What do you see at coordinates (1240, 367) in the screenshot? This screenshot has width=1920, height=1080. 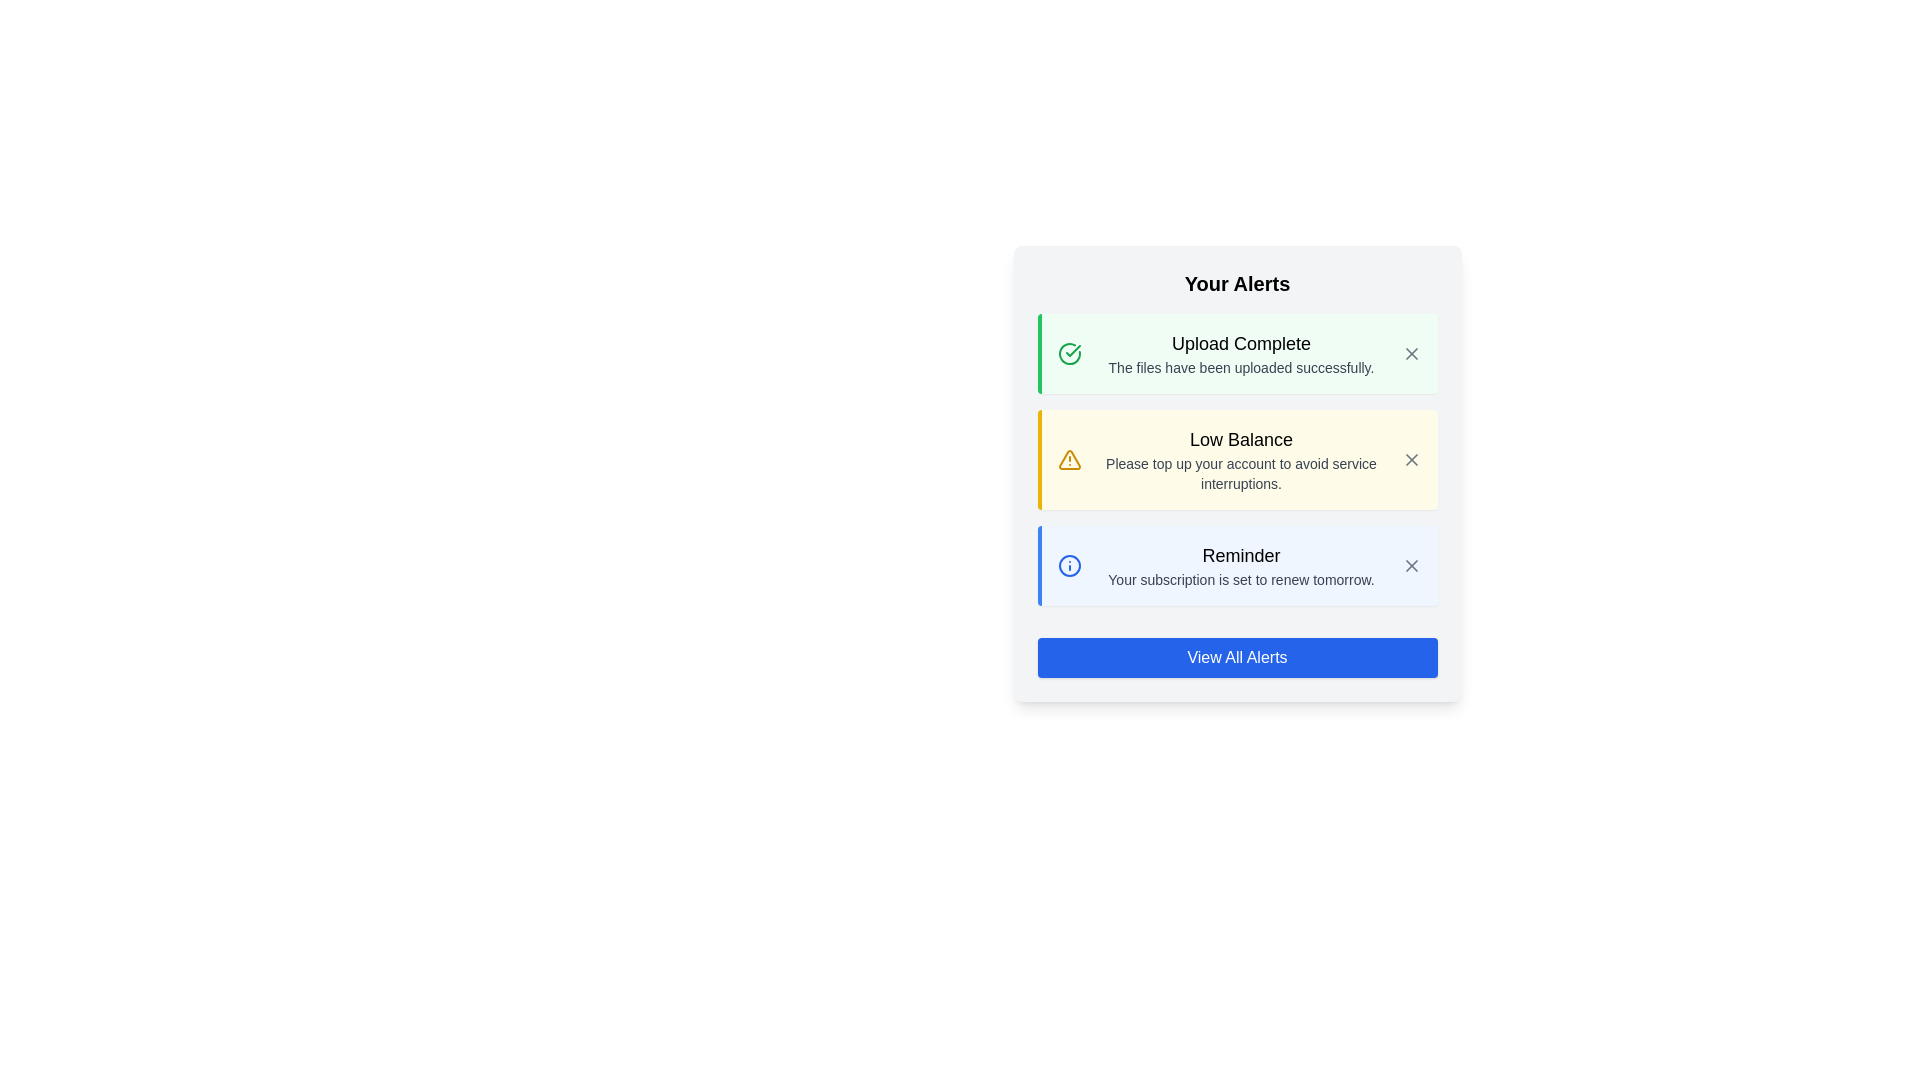 I see `the confirmation message Text label located in the notification card titled 'Upload Complete', positioned directly below the title in the alert summary panel` at bounding box center [1240, 367].